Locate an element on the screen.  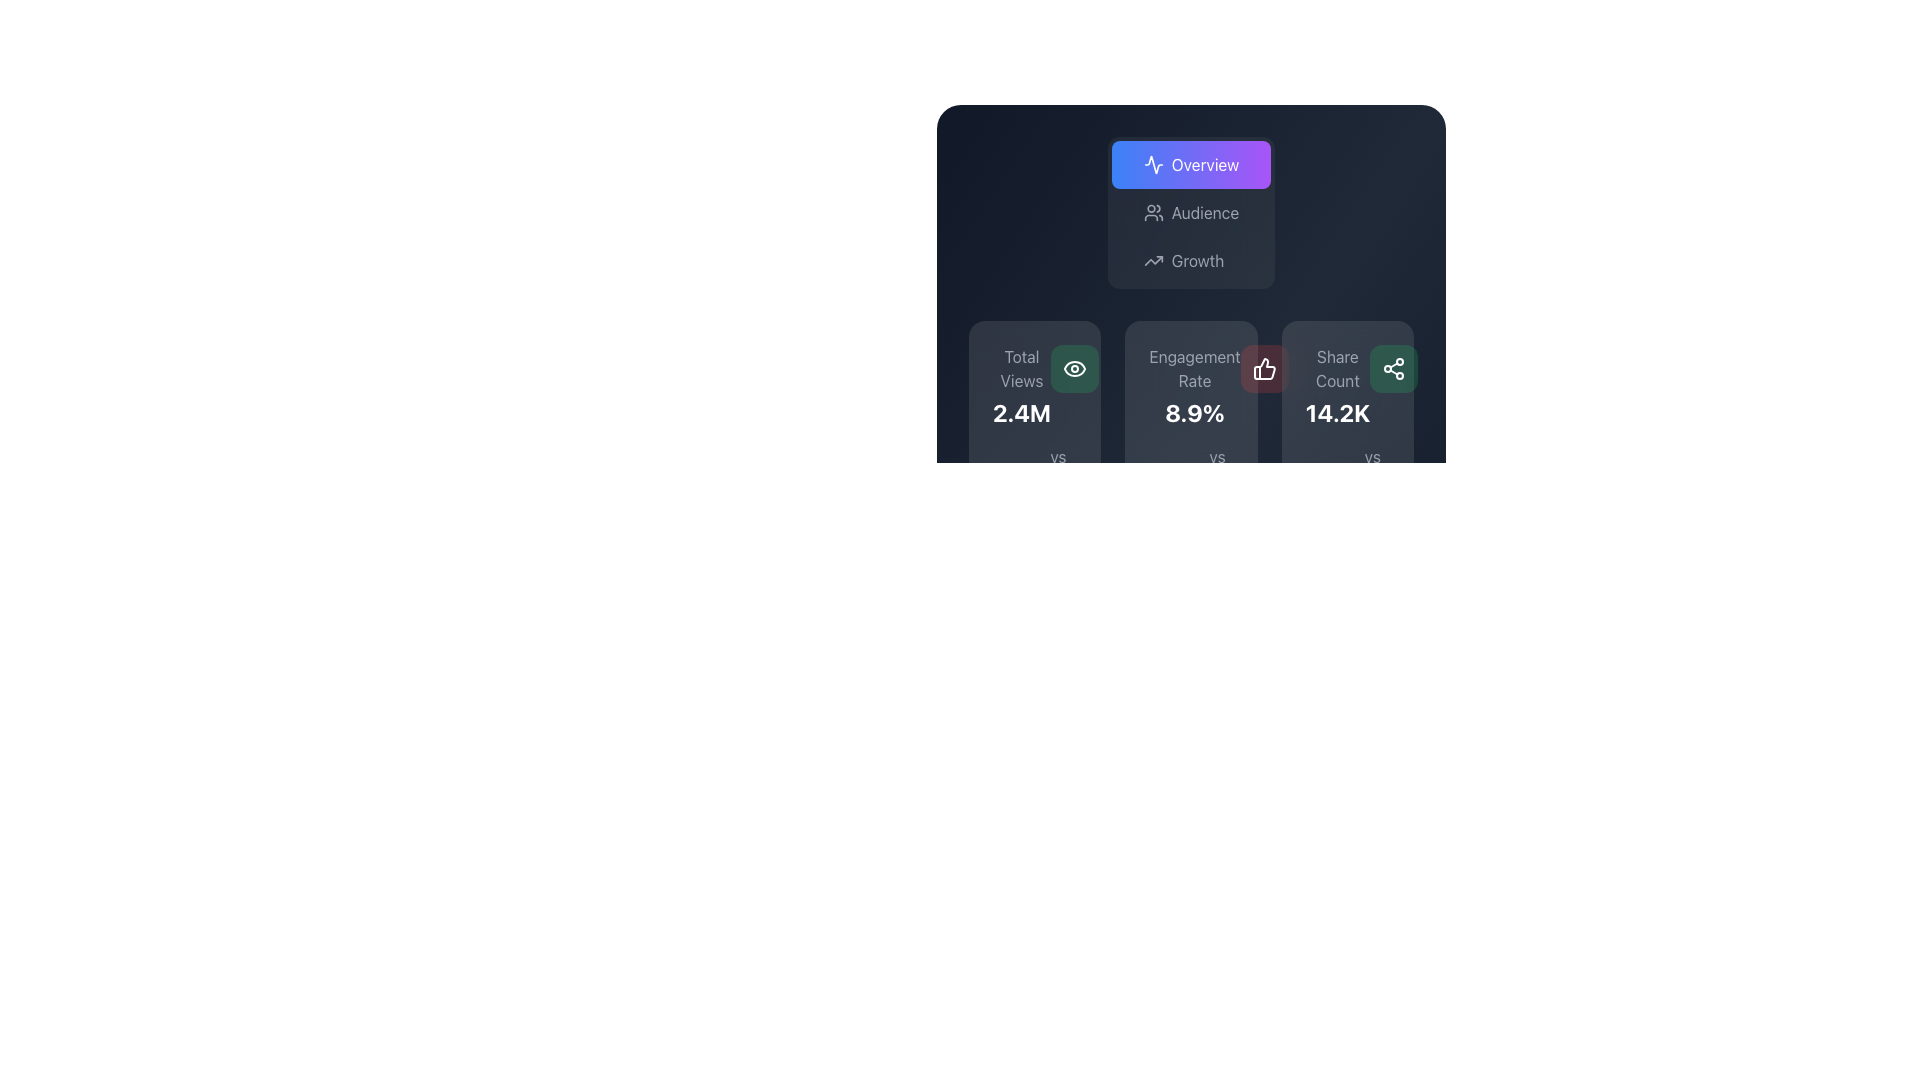
the share icon located at the bottom right corner of the 'Share Count' statistics panel is located at coordinates (1393, 369).